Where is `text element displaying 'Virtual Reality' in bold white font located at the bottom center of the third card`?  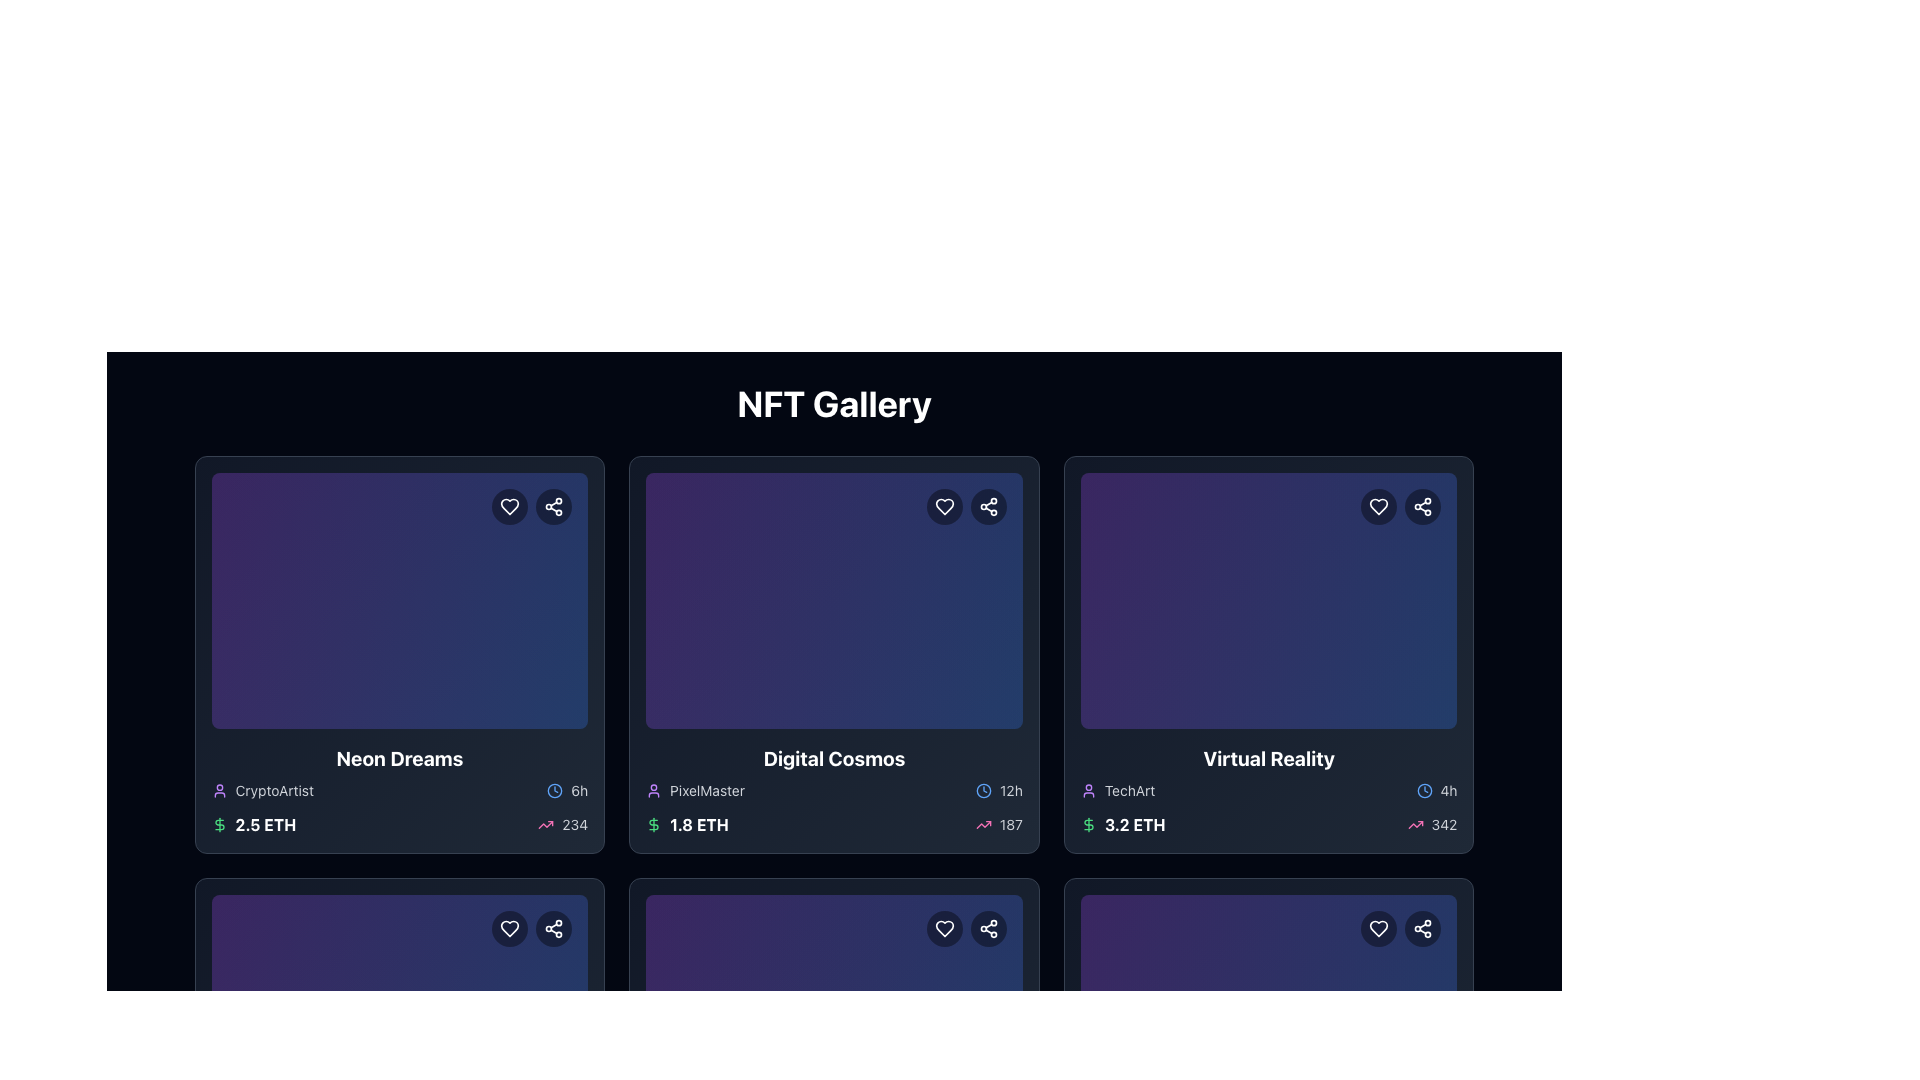
text element displaying 'Virtual Reality' in bold white font located at the bottom center of the third card is located at coordinates (1268, 759).